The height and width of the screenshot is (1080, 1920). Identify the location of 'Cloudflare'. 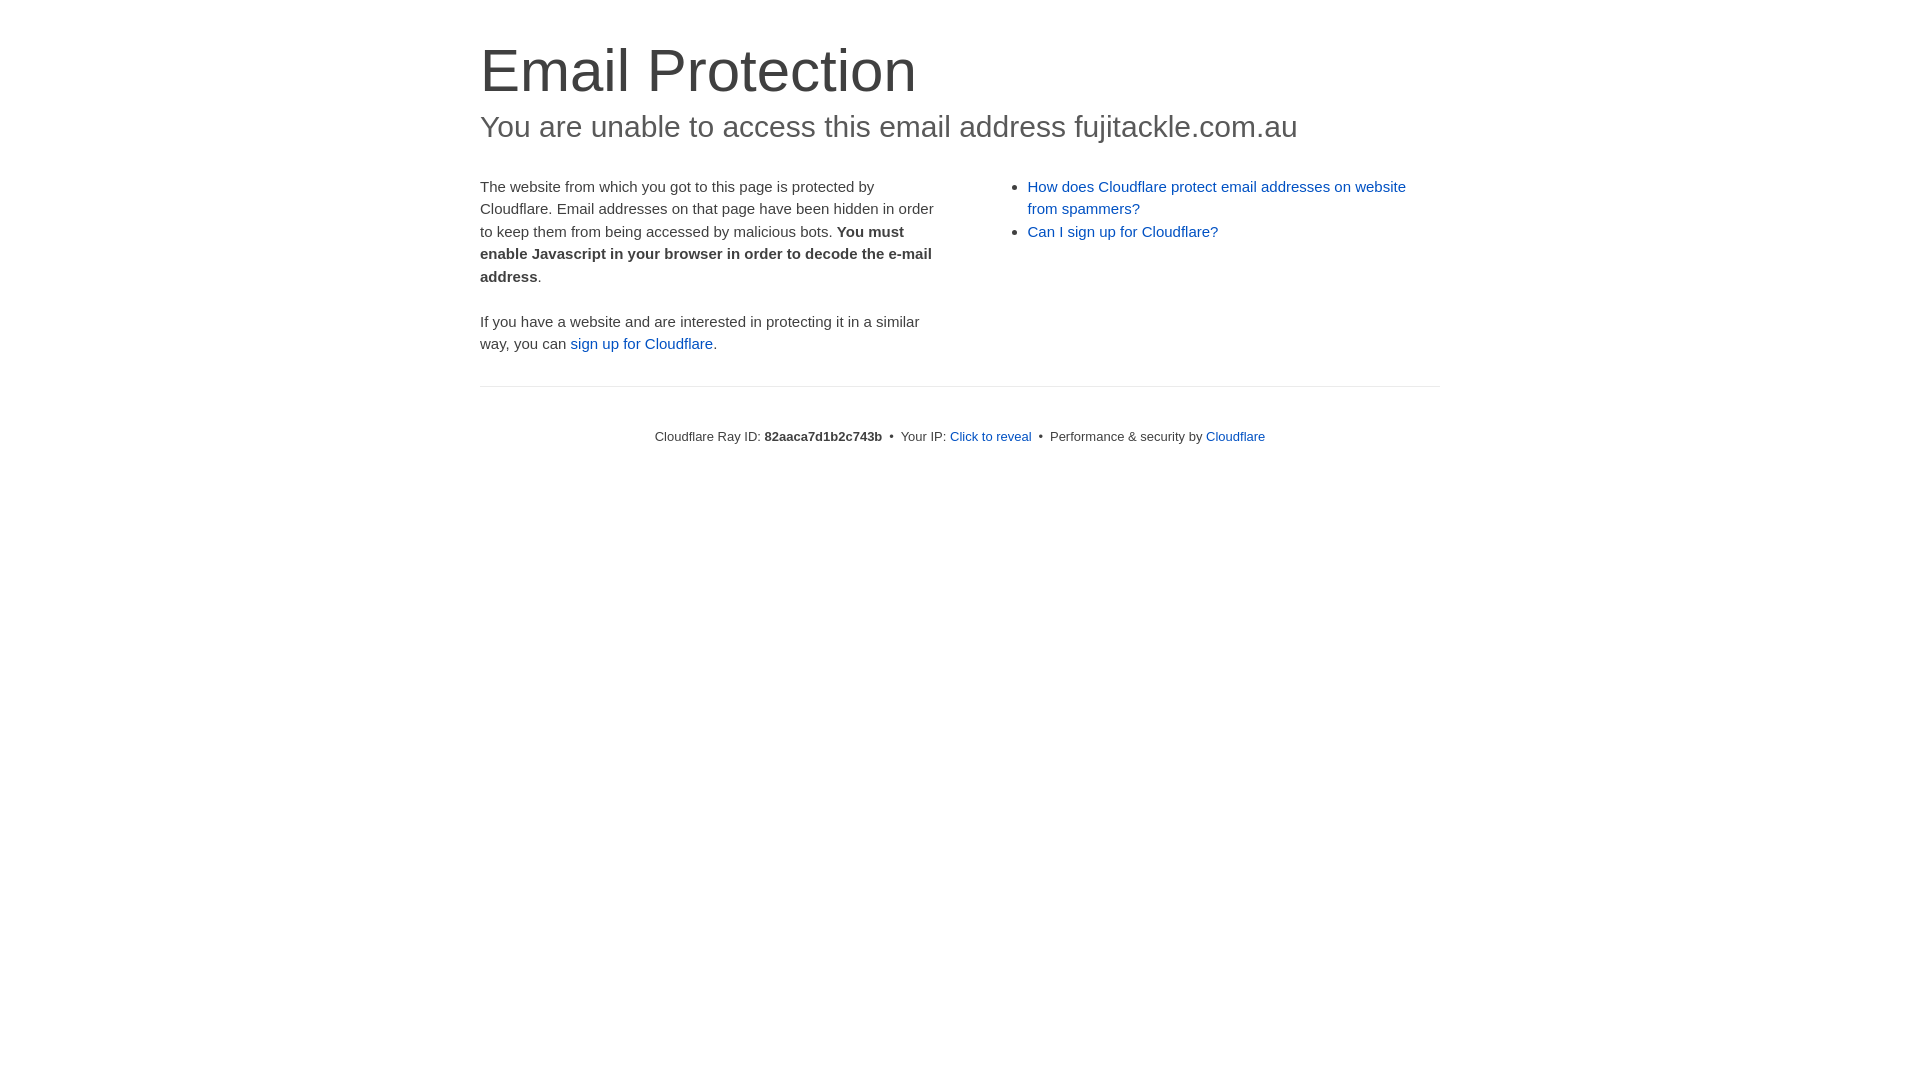
(1234, 435).